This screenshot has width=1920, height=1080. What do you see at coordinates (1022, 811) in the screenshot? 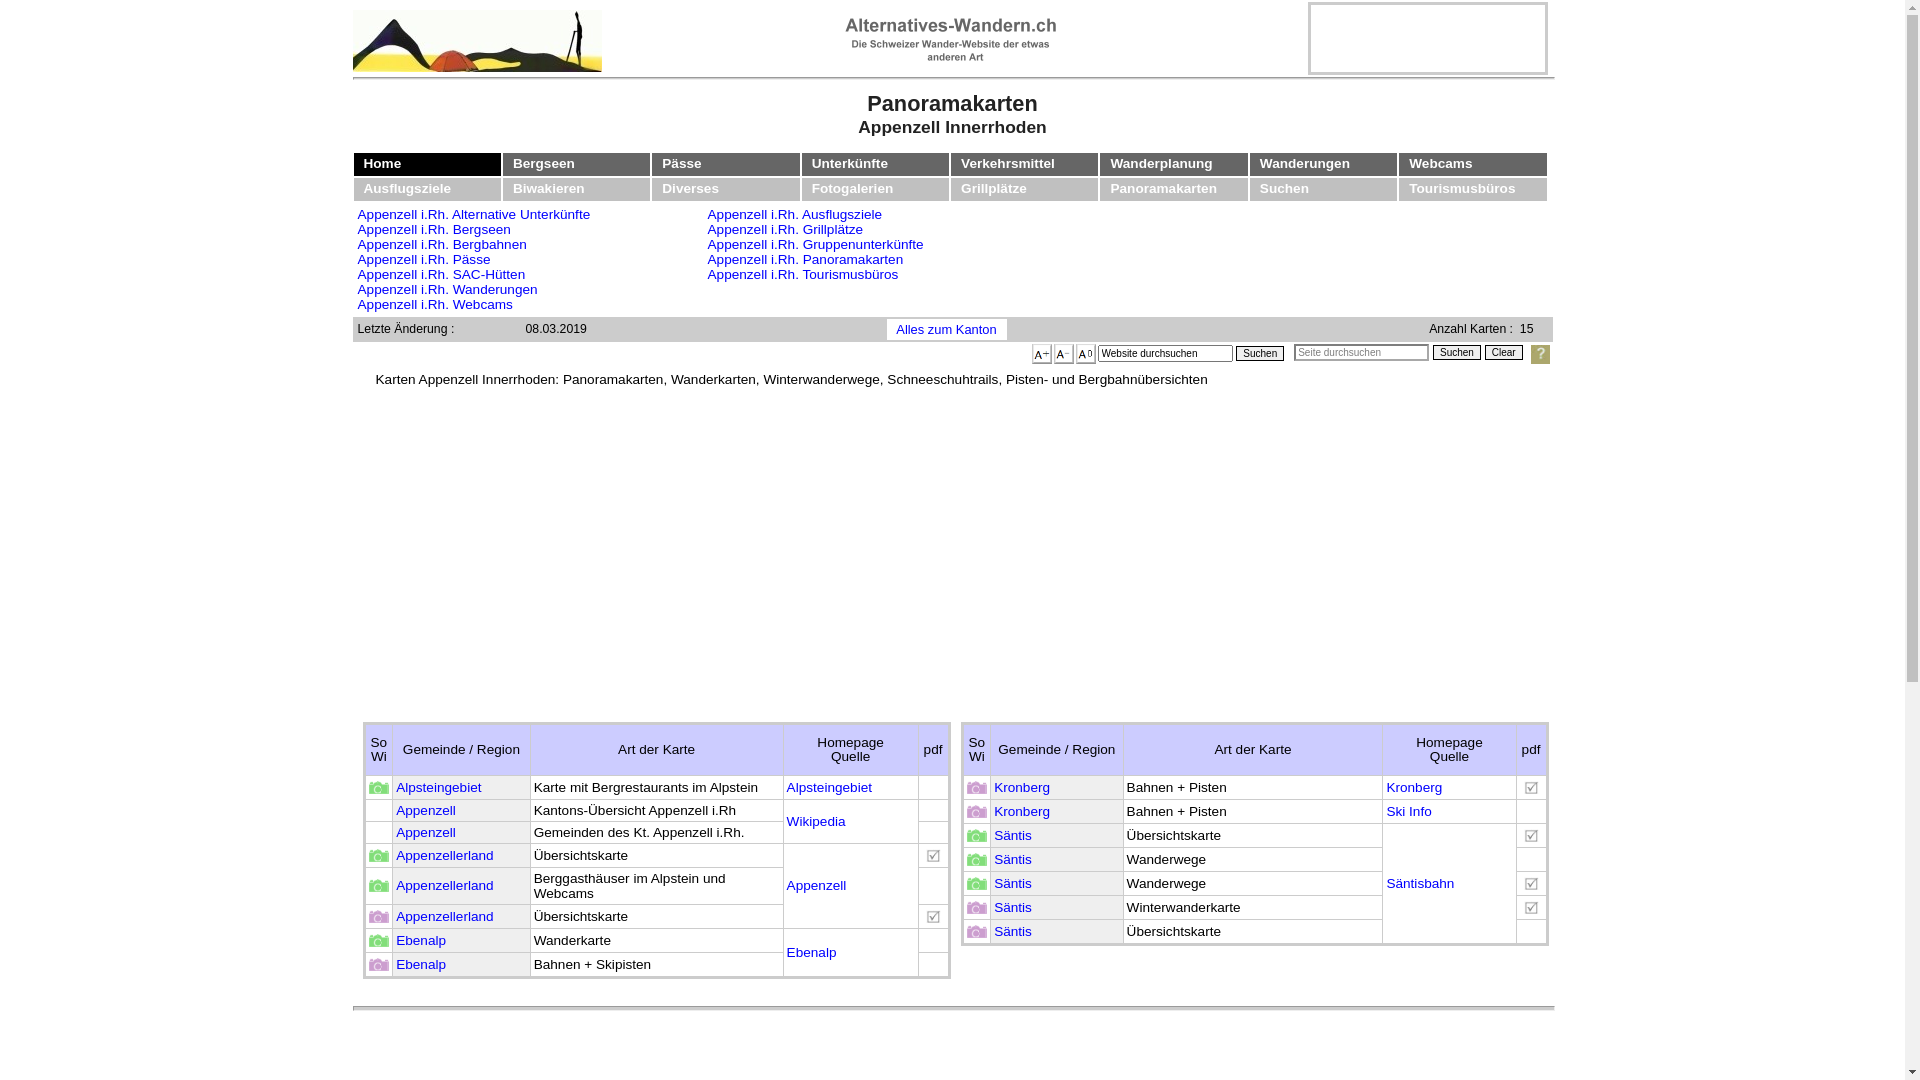
I see `'Kronberg'` at bounding box center [1022, 811].